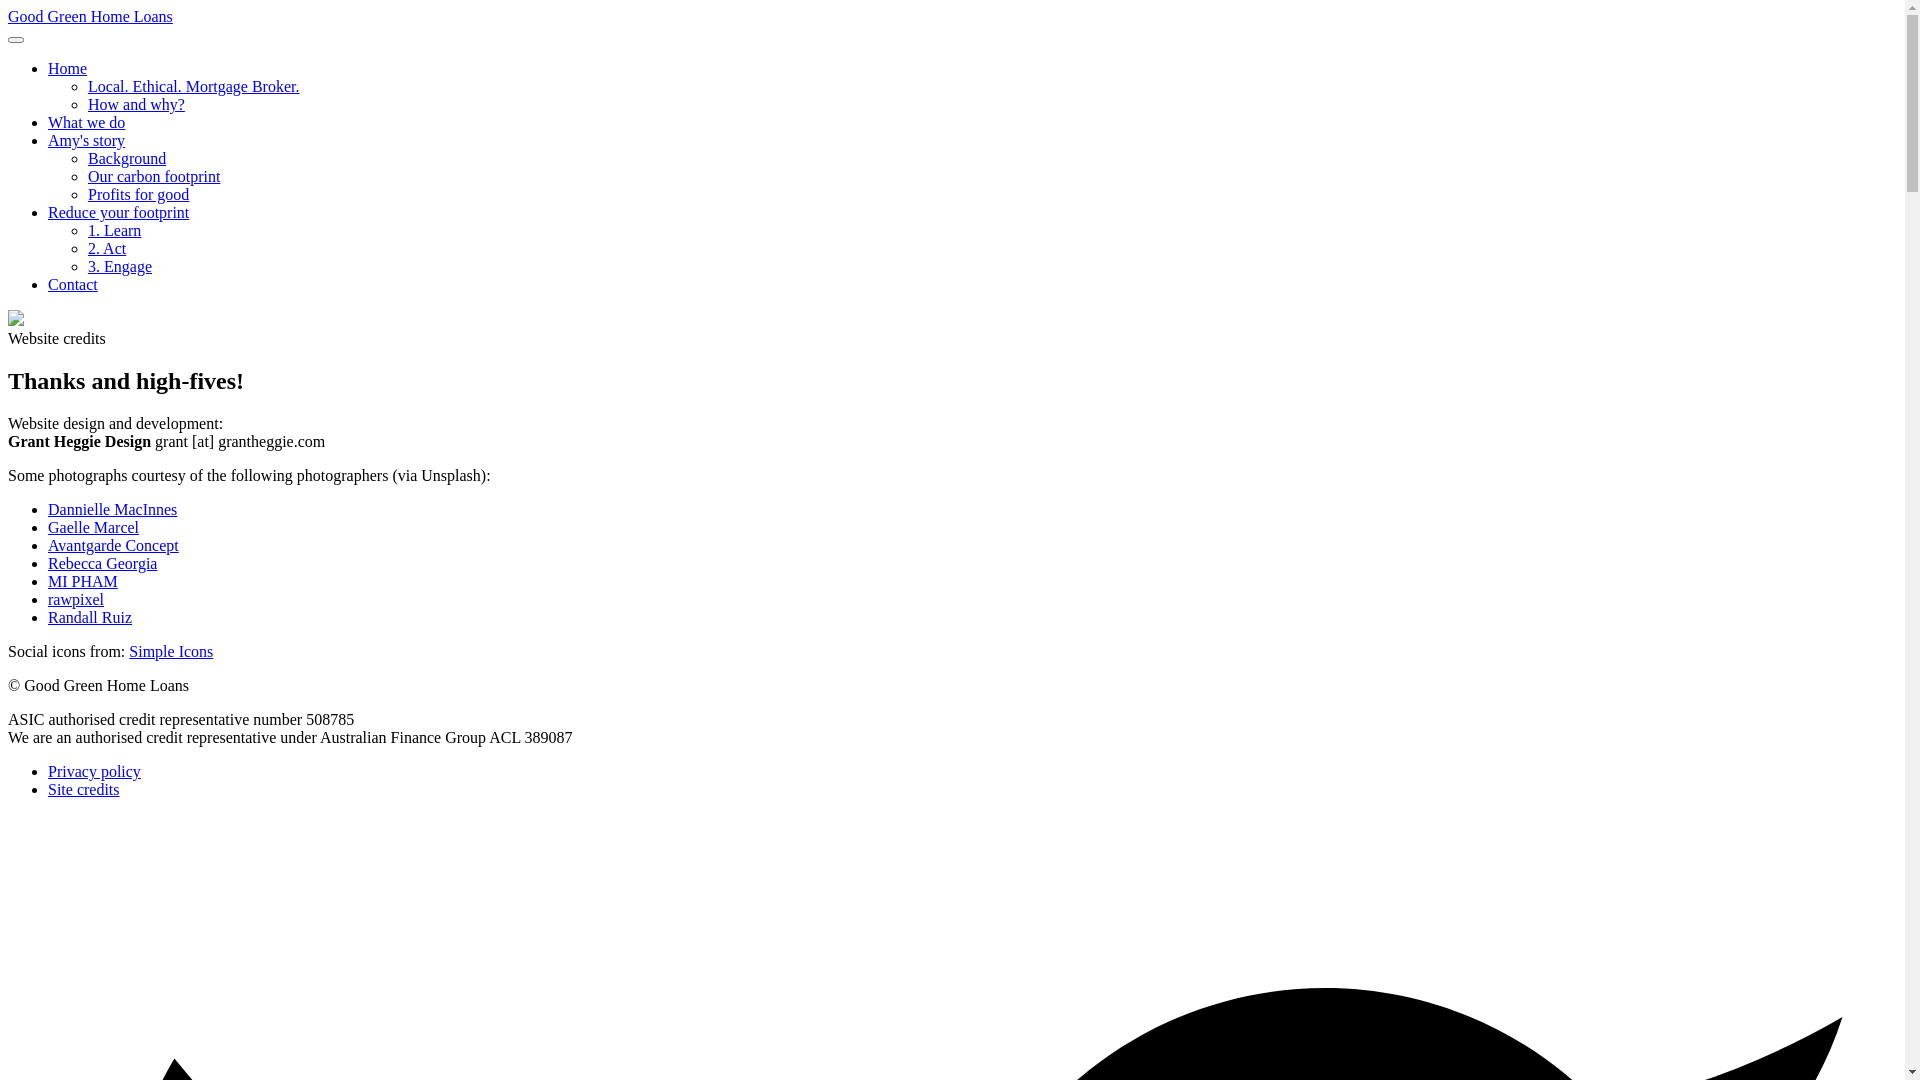 The image size is (1920, 1080). I want to click on '1. Learn', so click(113, 229).